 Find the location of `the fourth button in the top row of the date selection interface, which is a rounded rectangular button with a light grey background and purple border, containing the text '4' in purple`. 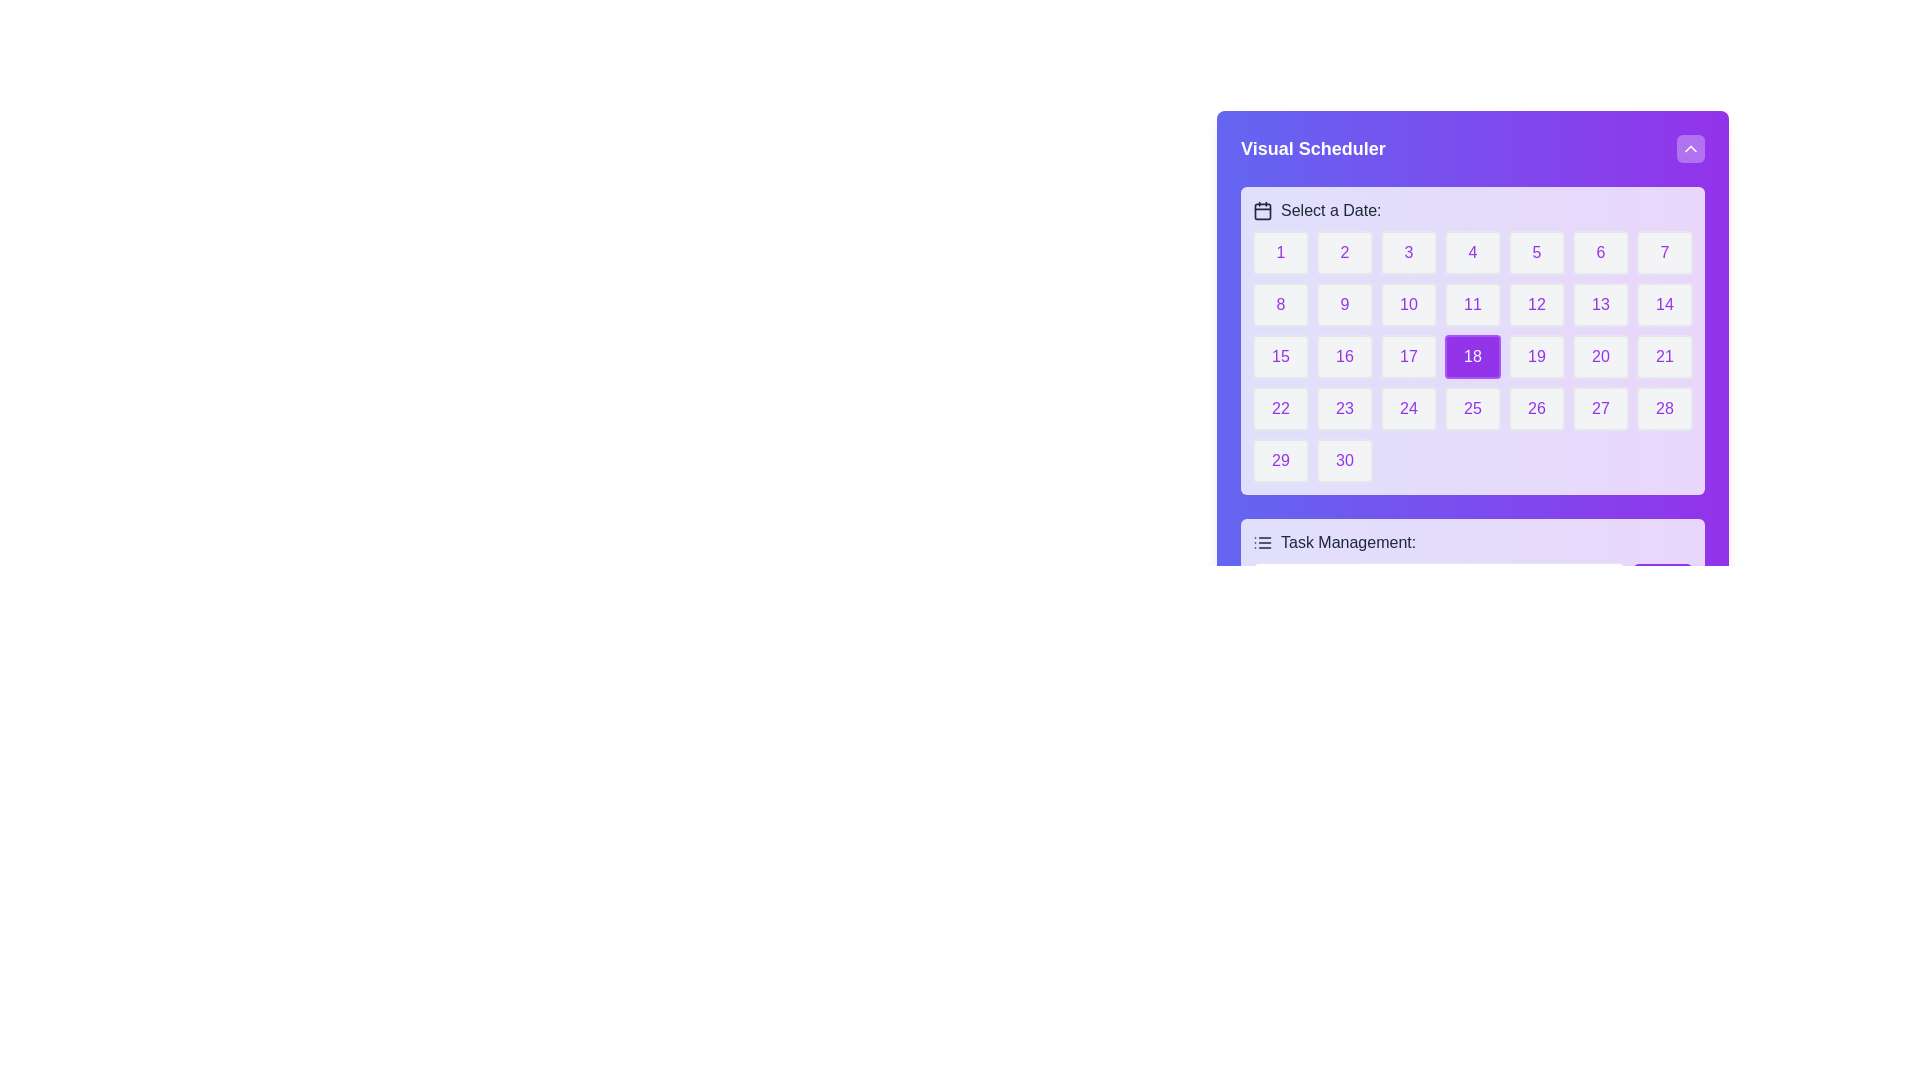

the fourth button in the top row of the date selection interface, which is a rounded rectangular button with a light grey background and purple border, containing the text '4' in purple is located at coordinates (1473, 252).